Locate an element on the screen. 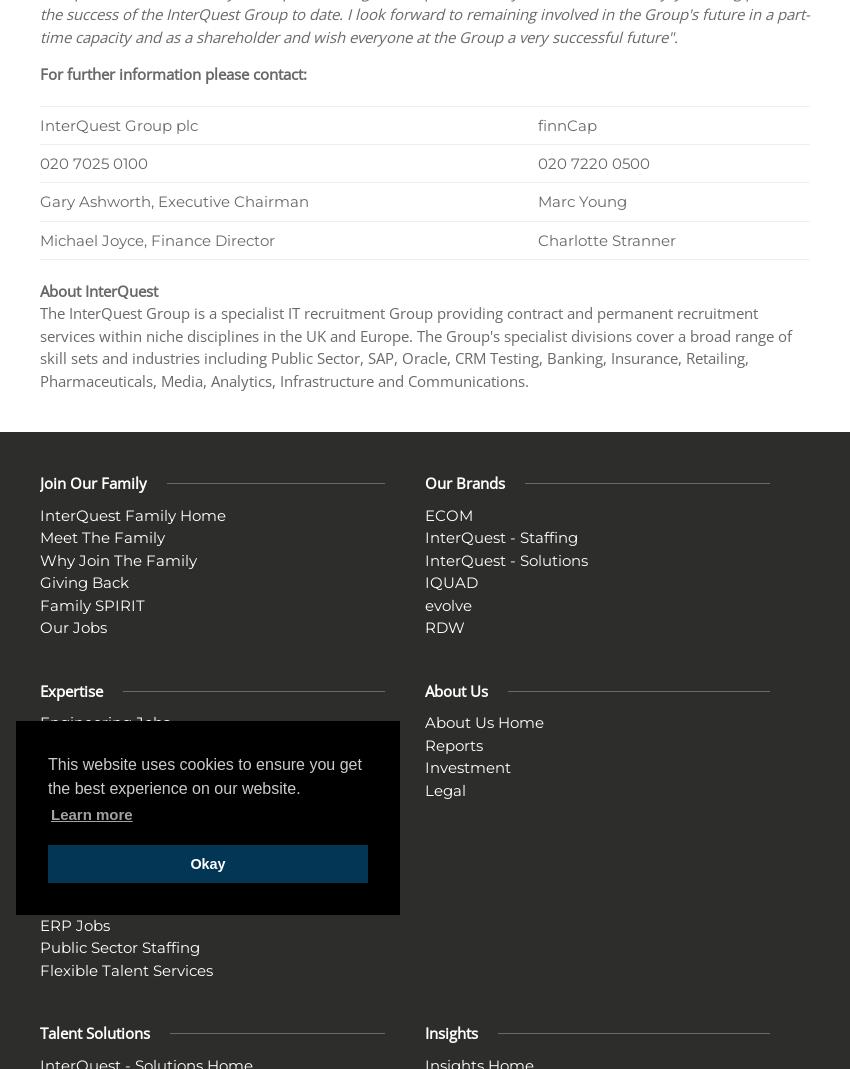 Image resolution: width=850 pixels, height=1069 pixels. 'Charlotte Stranner' is located at coordinates (604, 238).